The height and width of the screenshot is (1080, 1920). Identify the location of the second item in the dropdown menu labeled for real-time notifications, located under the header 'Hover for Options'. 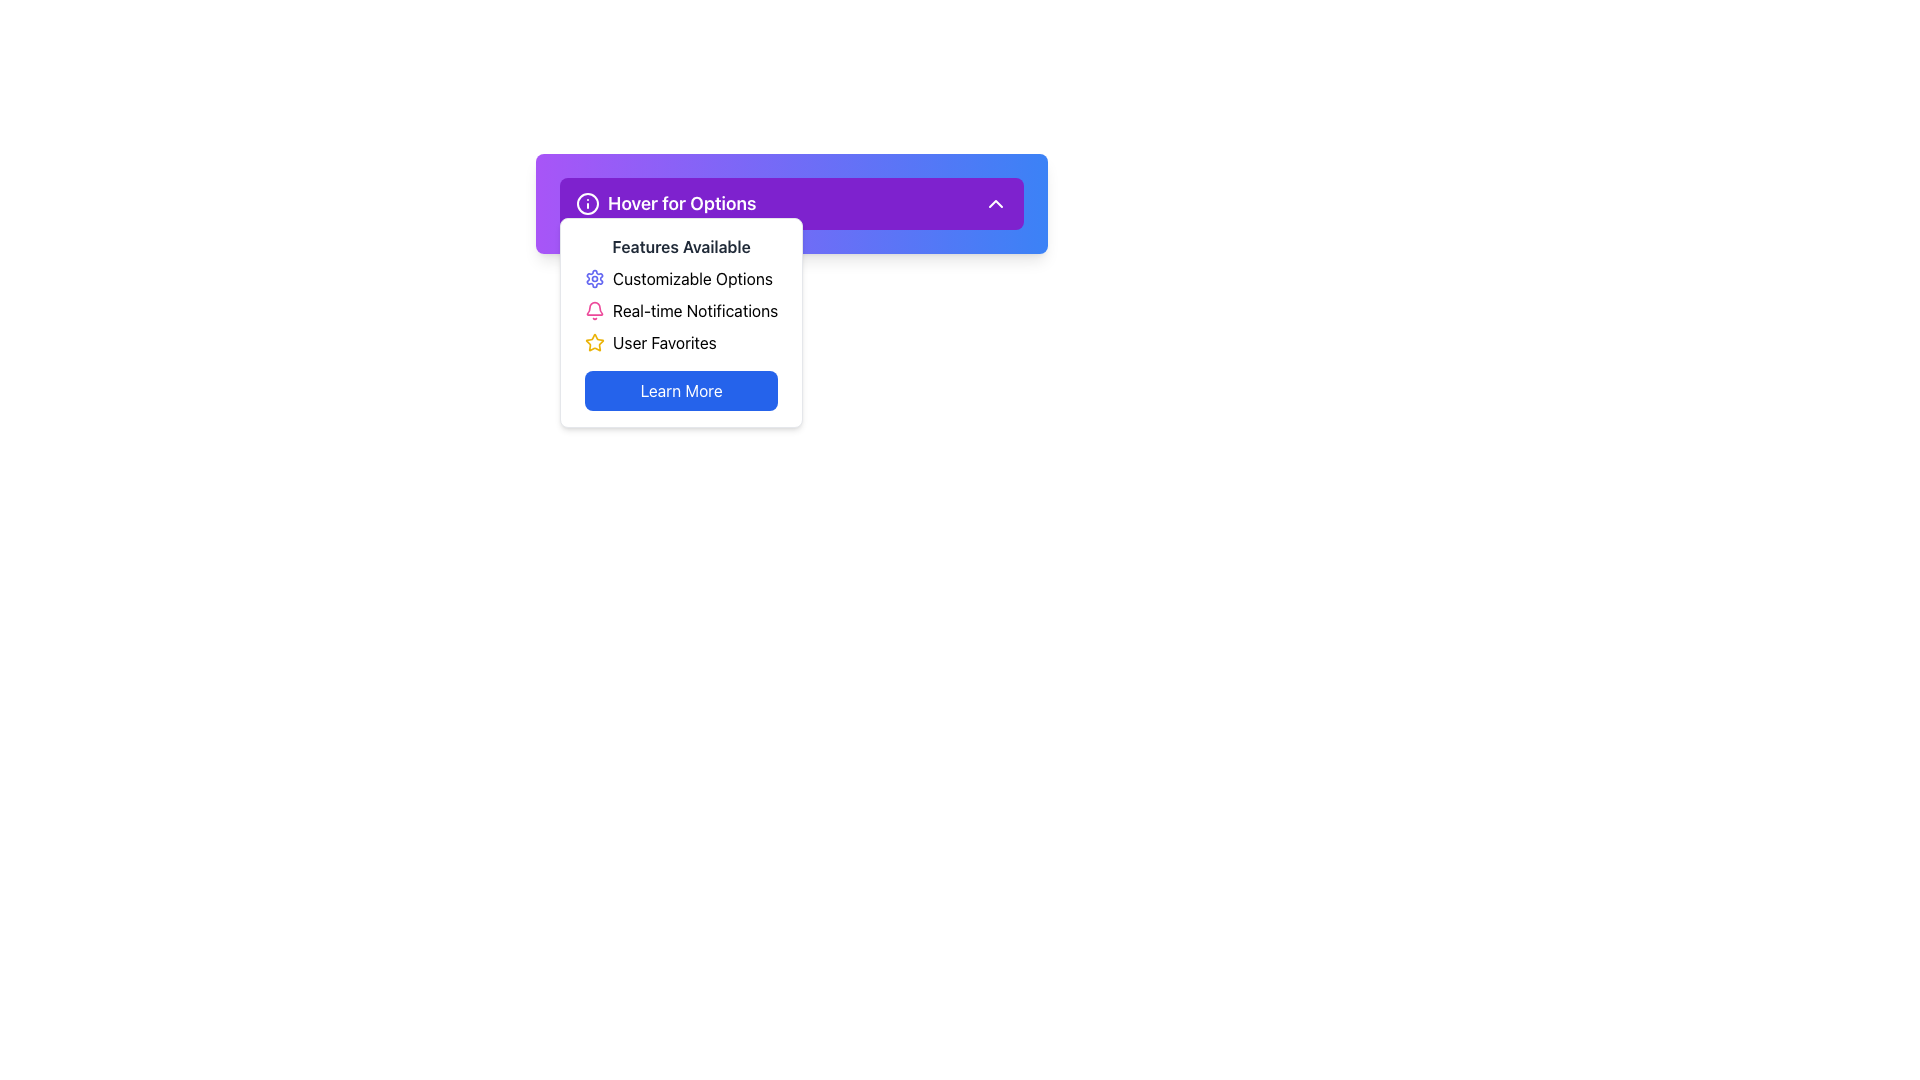
(681, 311).